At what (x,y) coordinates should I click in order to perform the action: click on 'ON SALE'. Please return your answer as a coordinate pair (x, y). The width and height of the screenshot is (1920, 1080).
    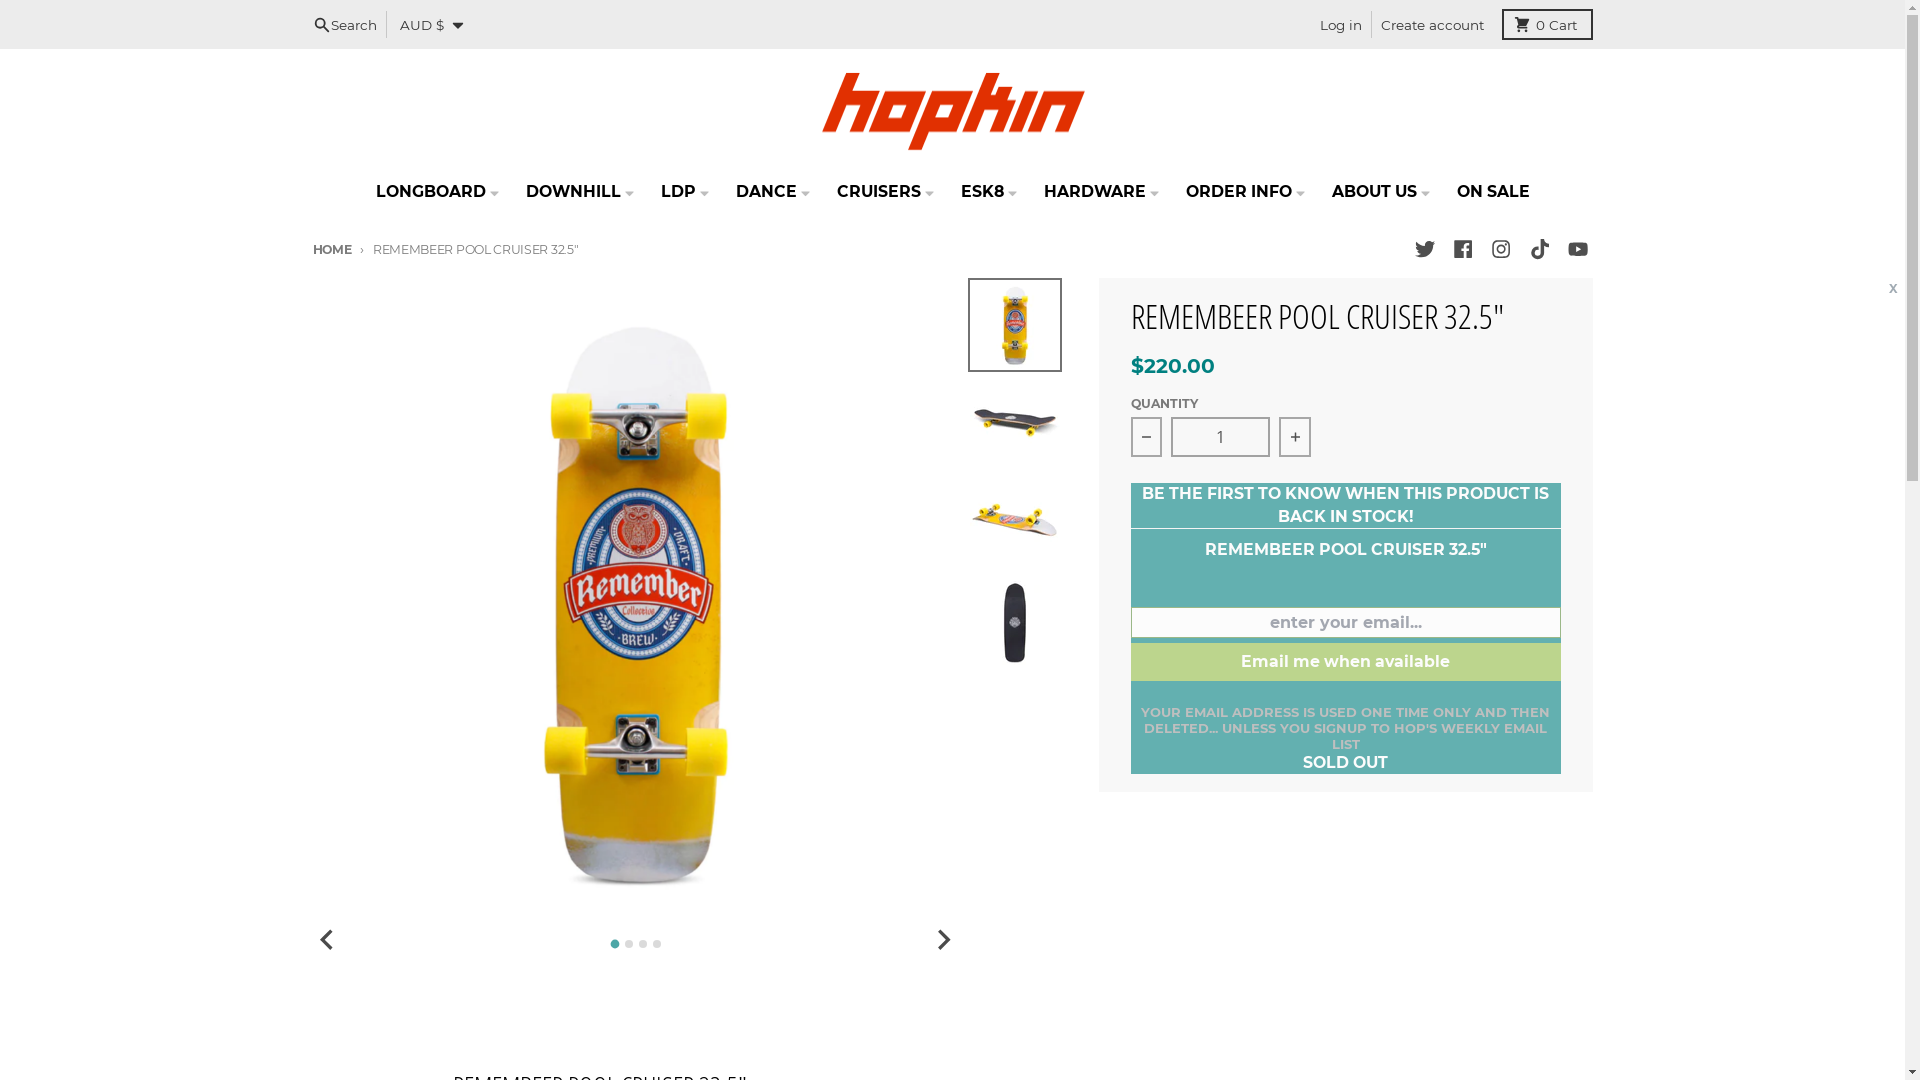
    Looking at the image, I should click on (1492, 192).